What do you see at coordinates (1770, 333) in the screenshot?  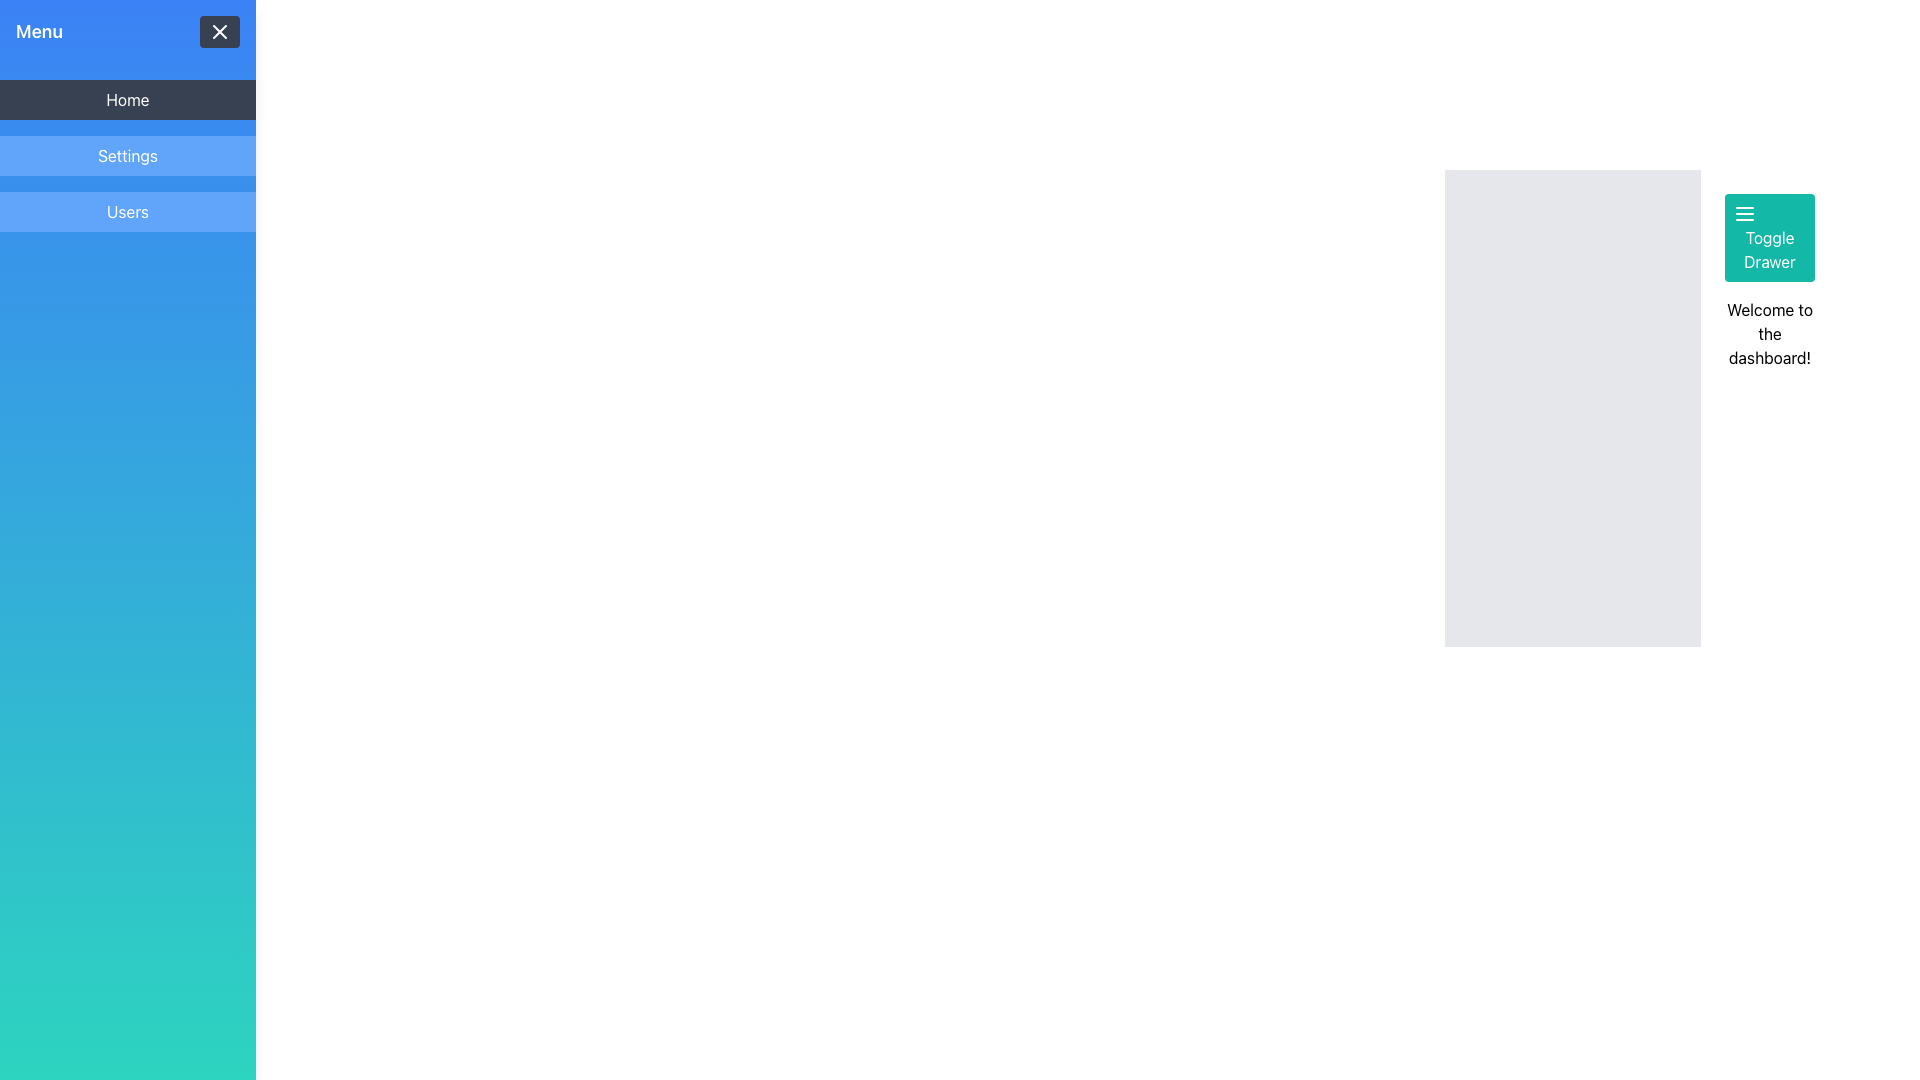 I see `the Text Label that serves as a title or greeting message for the dashboard interface, positioned directly below the 'Toggle Drawer' button` at bounding box center [1770, 333].